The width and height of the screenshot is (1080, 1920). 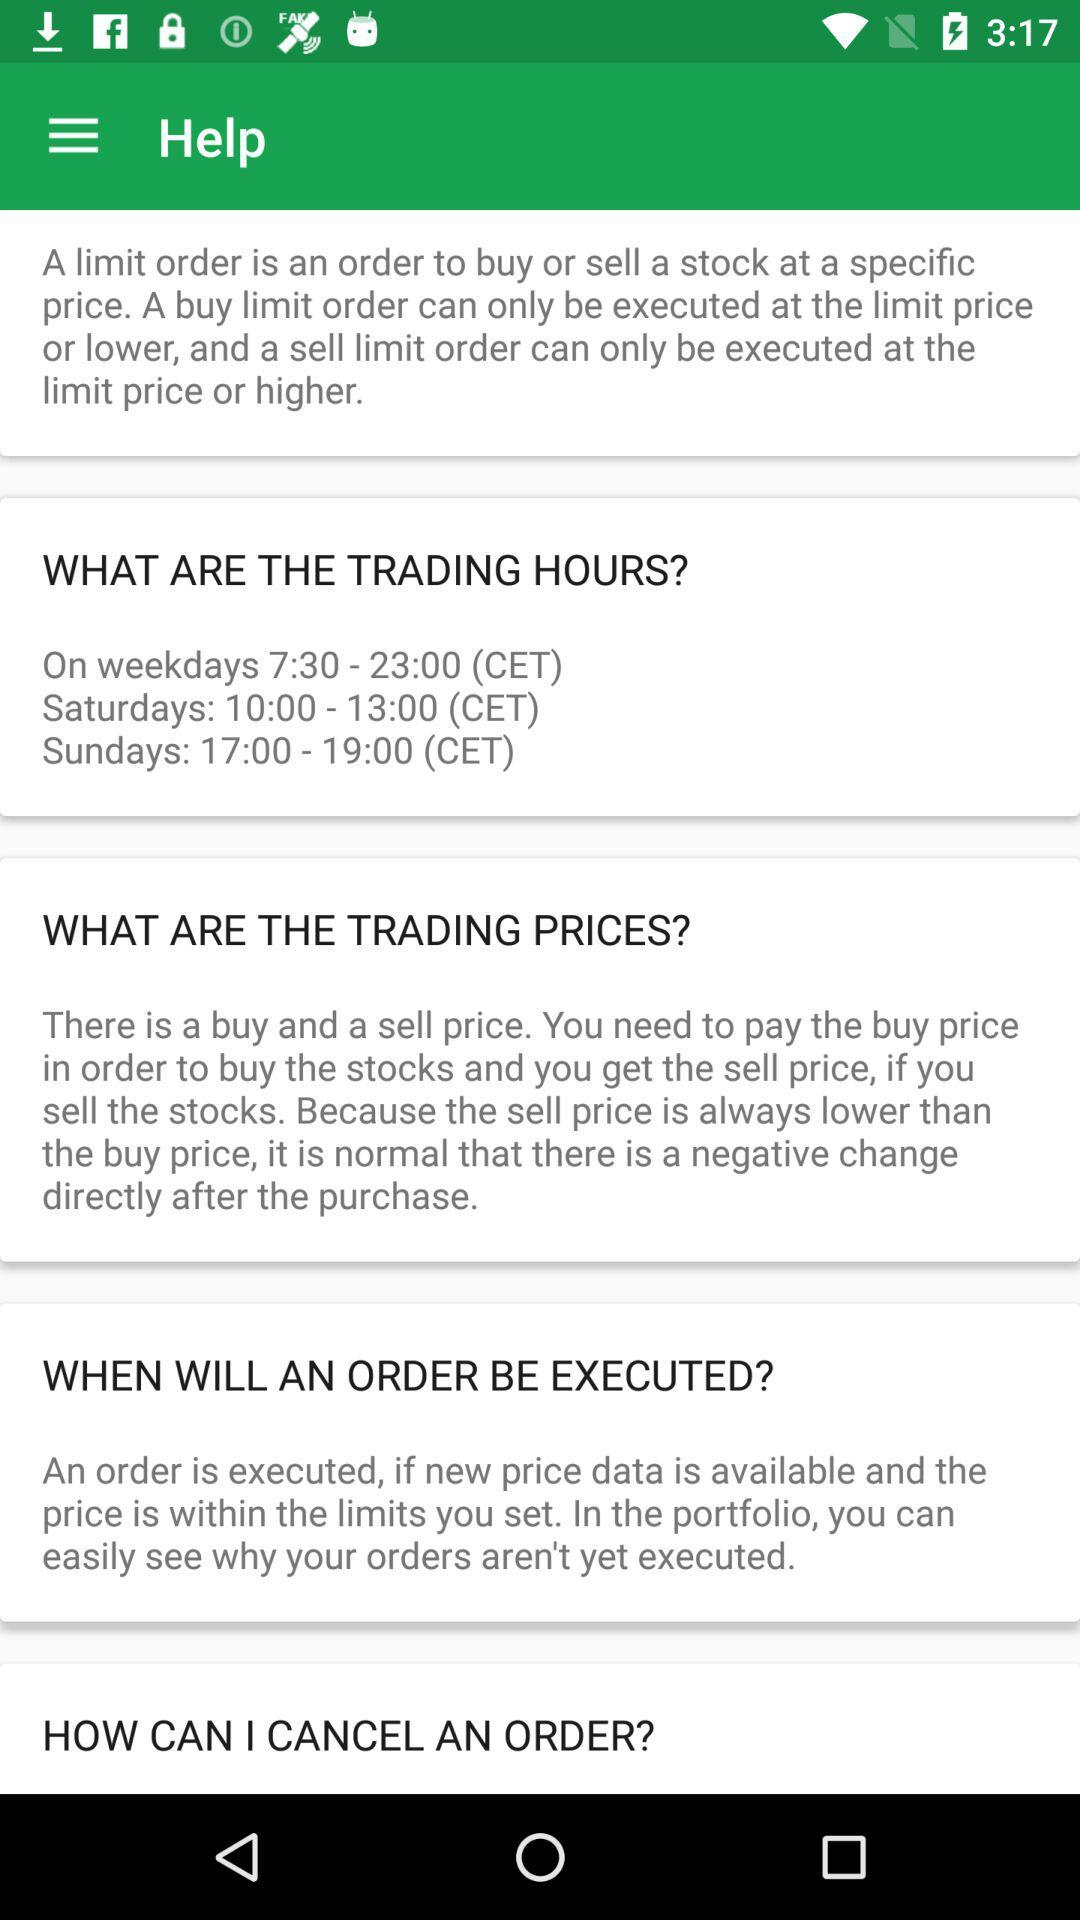 I want to click on the icon next to help icon, so click(x=72, y=135).